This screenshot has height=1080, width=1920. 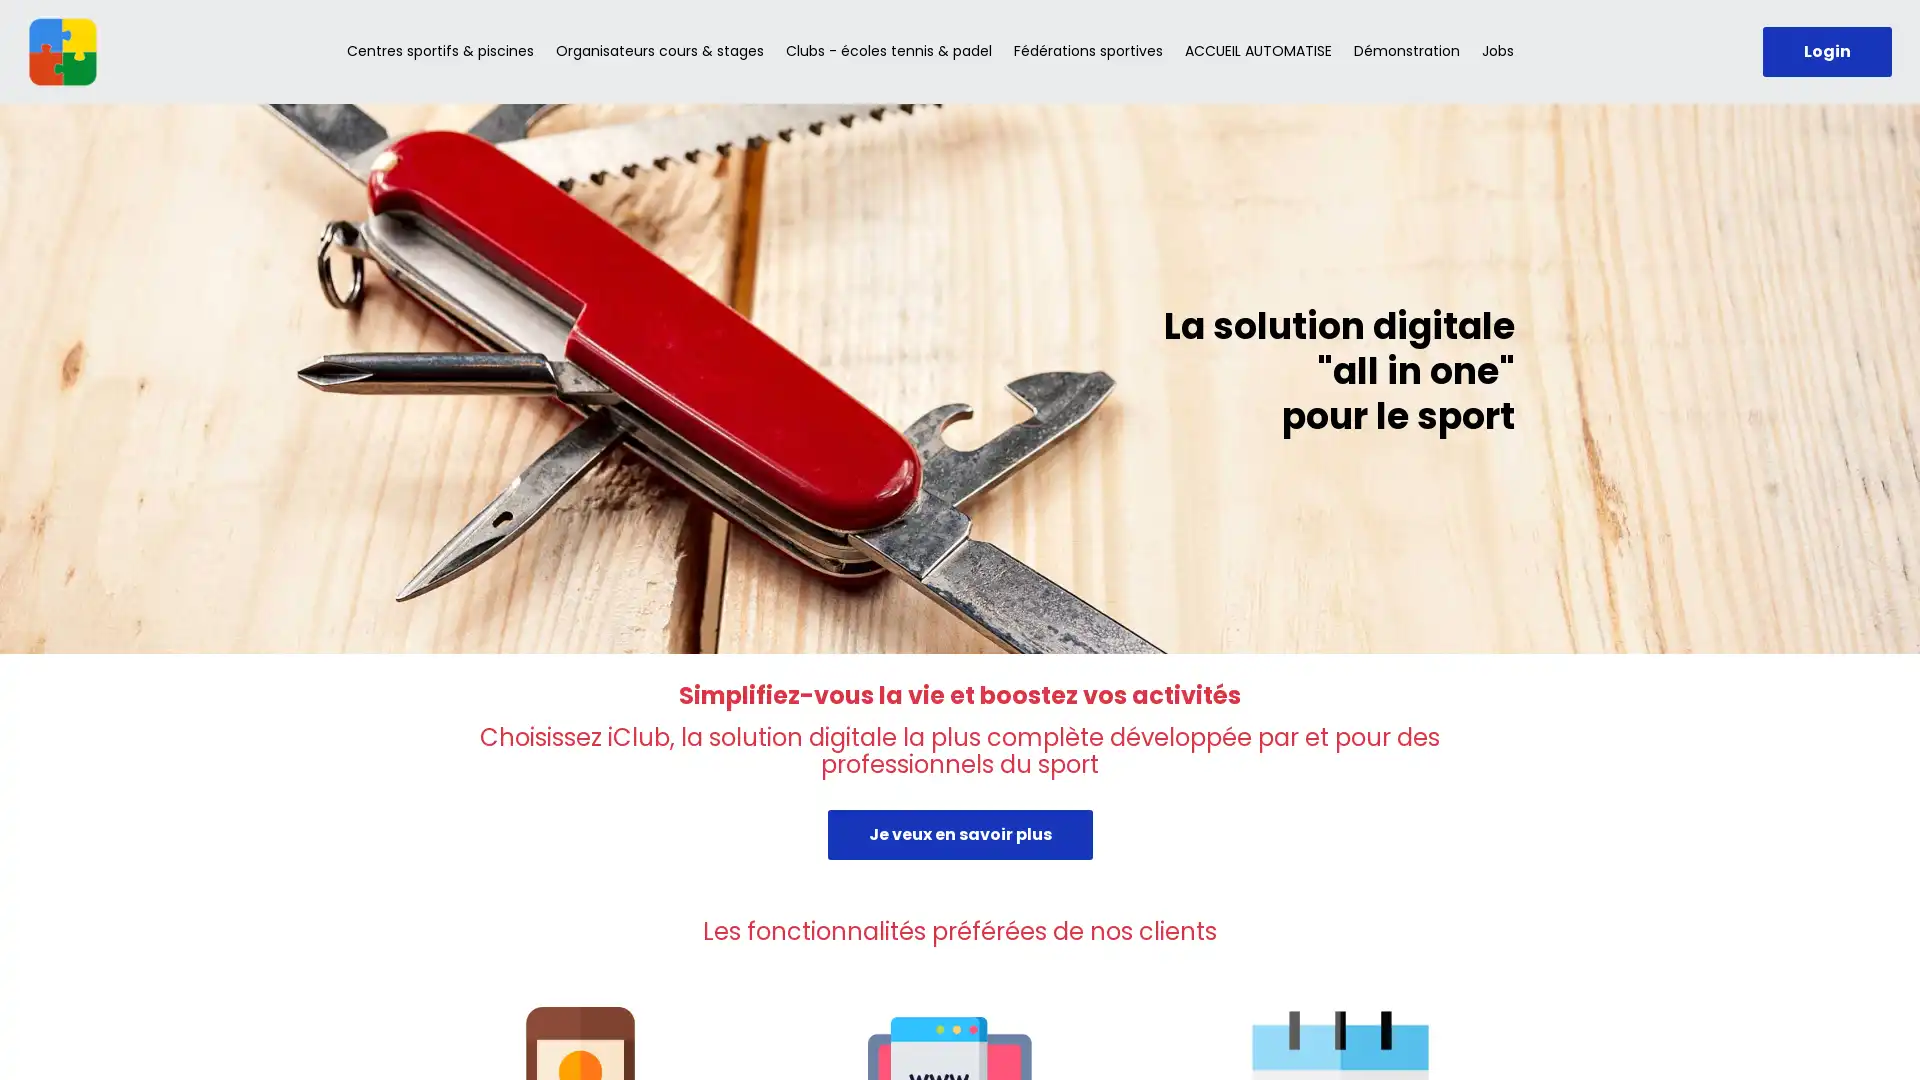 What do you see at coordinates (1256, 50) in the screenshot?
I see `ACCUEIL AUTOMATISE` at bounding box center [1256, 50].